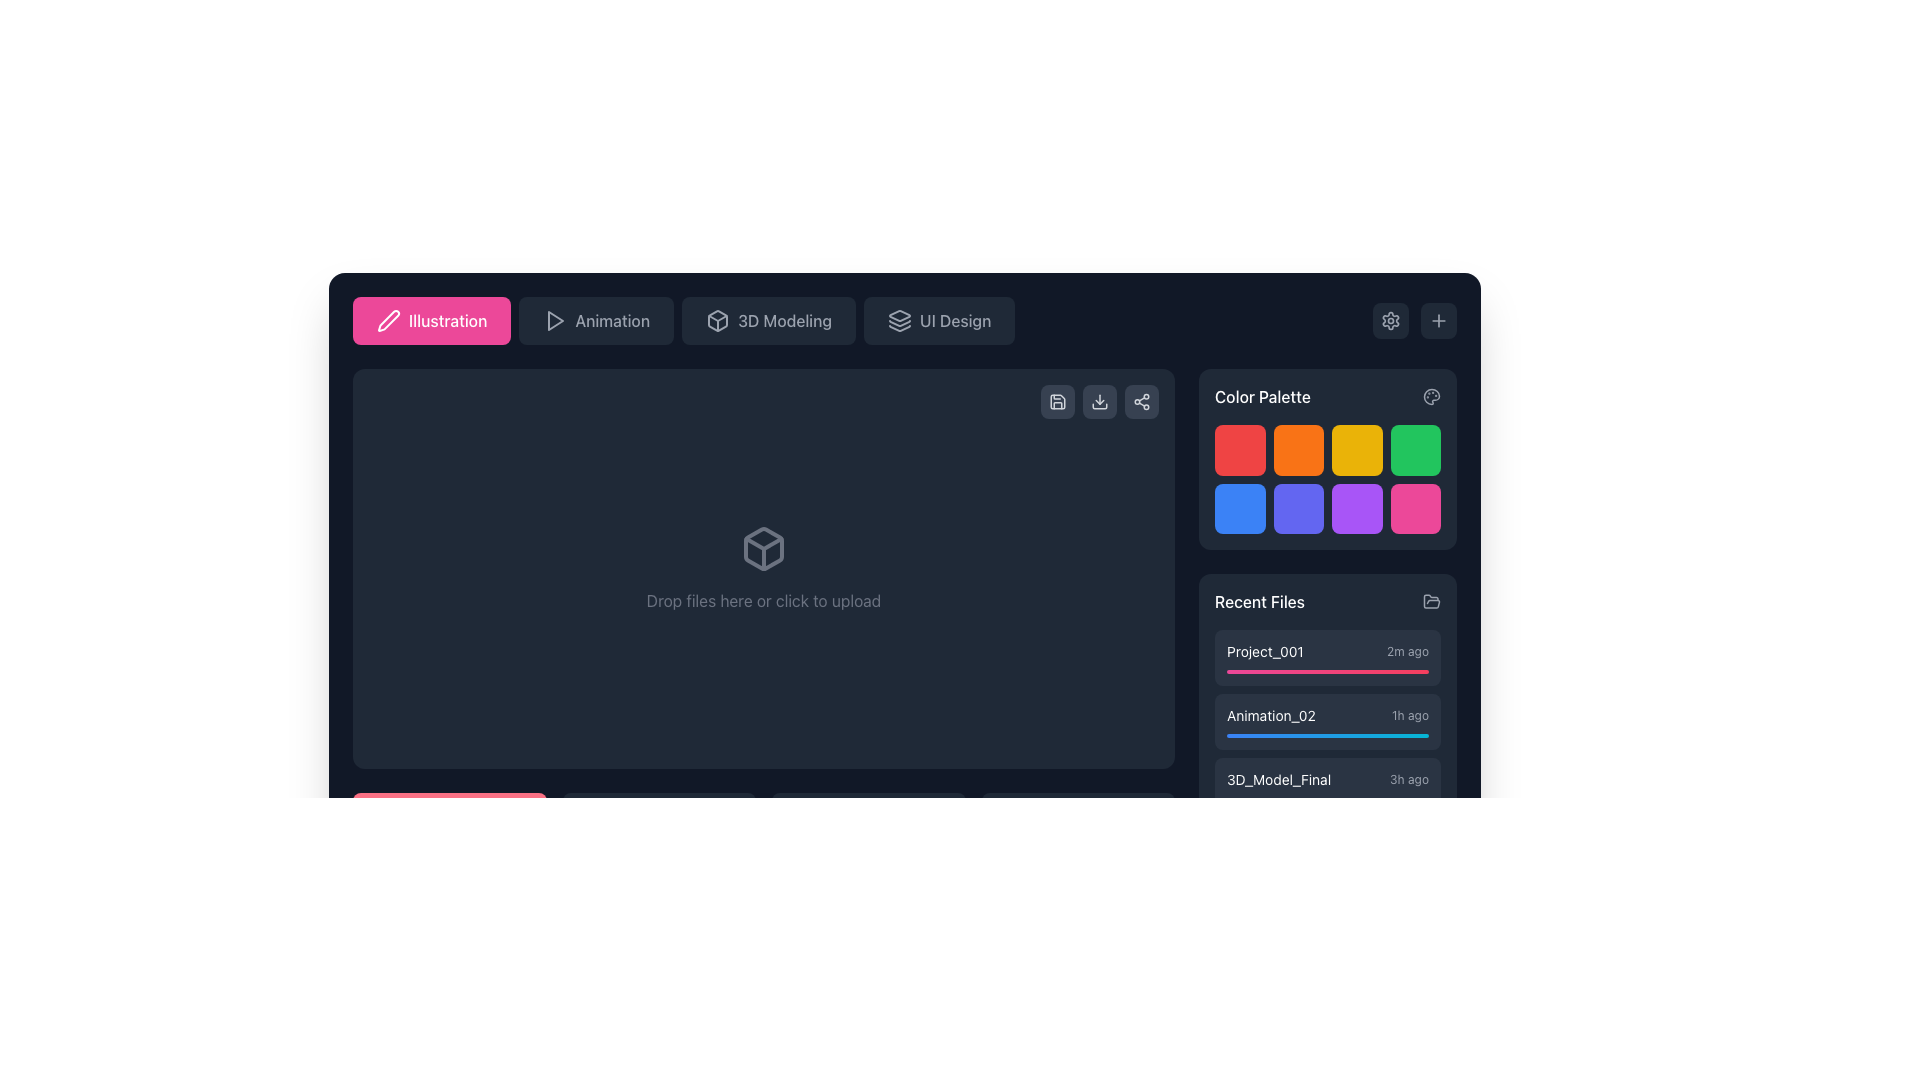 The height and width of the screenshot is (1080, 1920). Describe the element at coordinates (388, 319) in the screenshot. I see `the 'Illustration' icon located inside the 'Illustration' button at the top left portion of the interface` at that location.